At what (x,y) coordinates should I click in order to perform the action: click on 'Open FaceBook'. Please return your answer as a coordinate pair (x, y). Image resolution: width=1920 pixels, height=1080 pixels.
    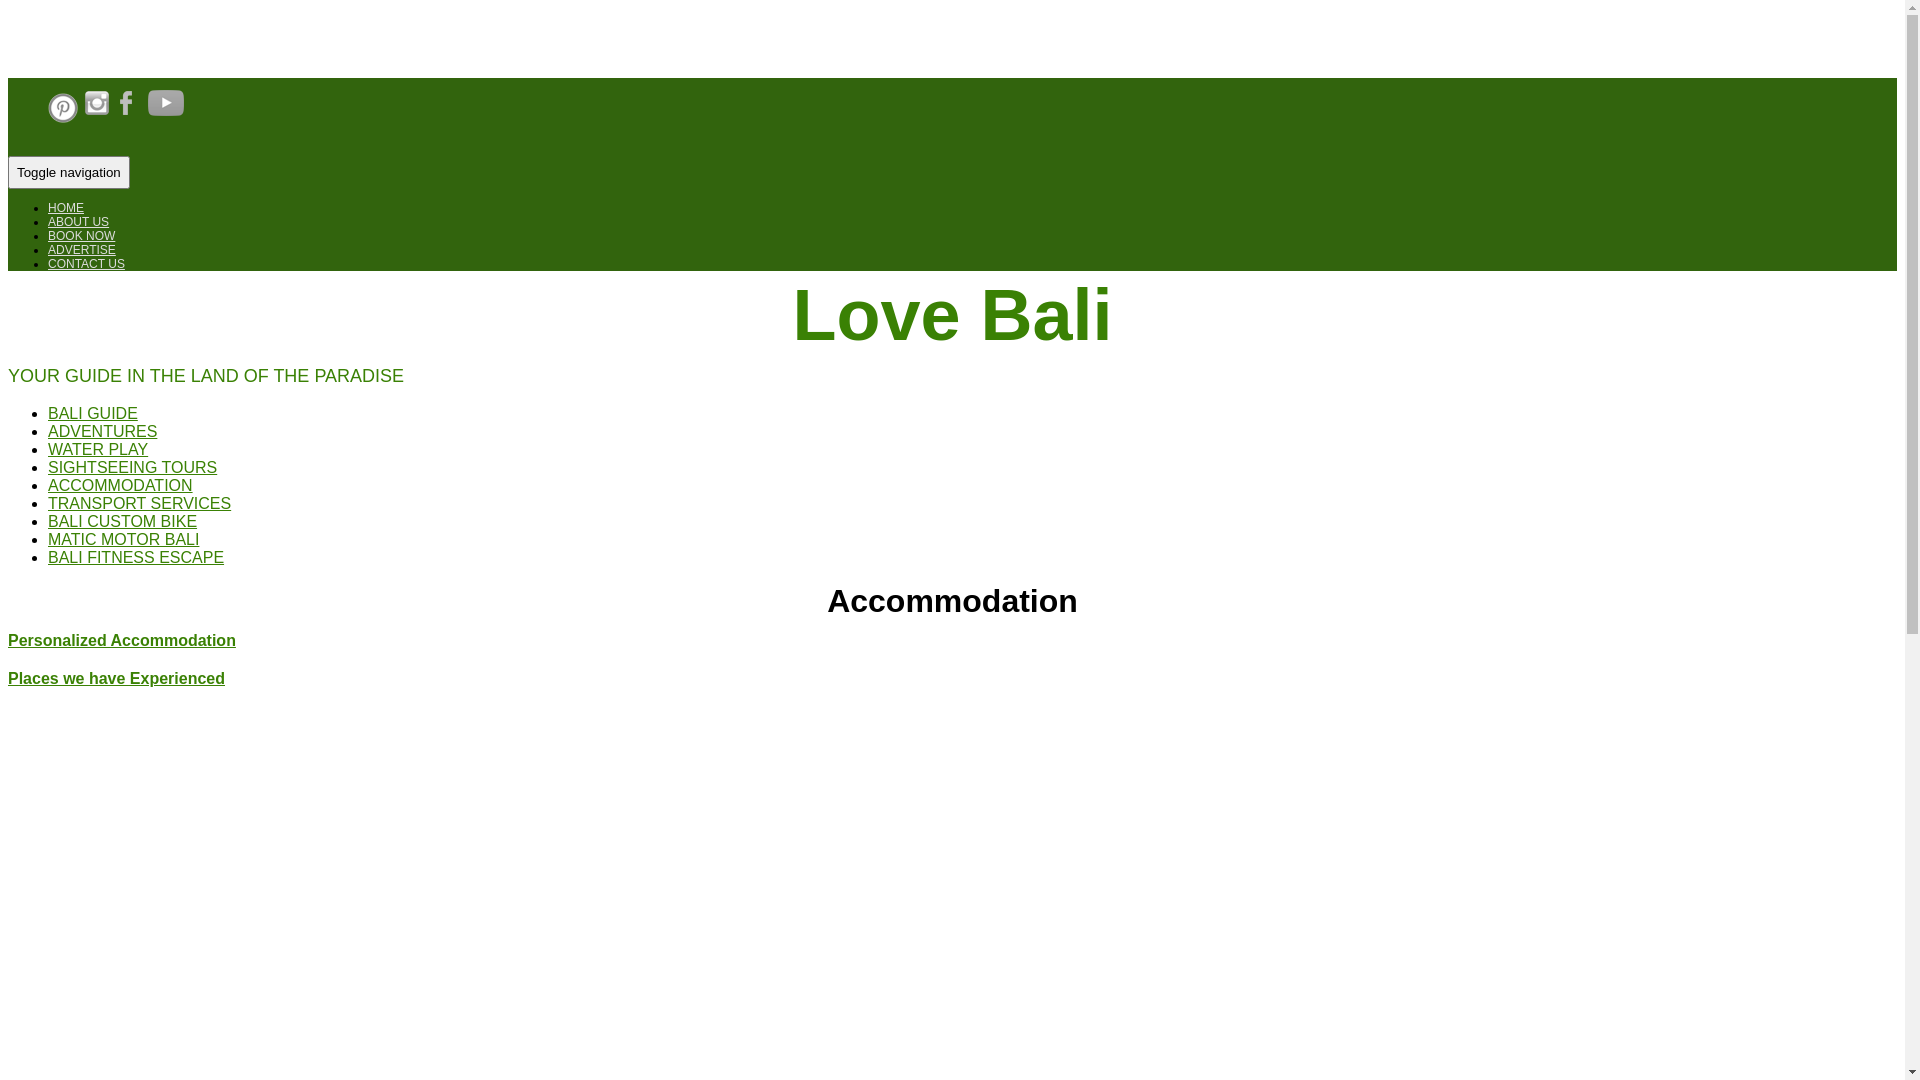
    Looking at the image, I should click on (115, 119).